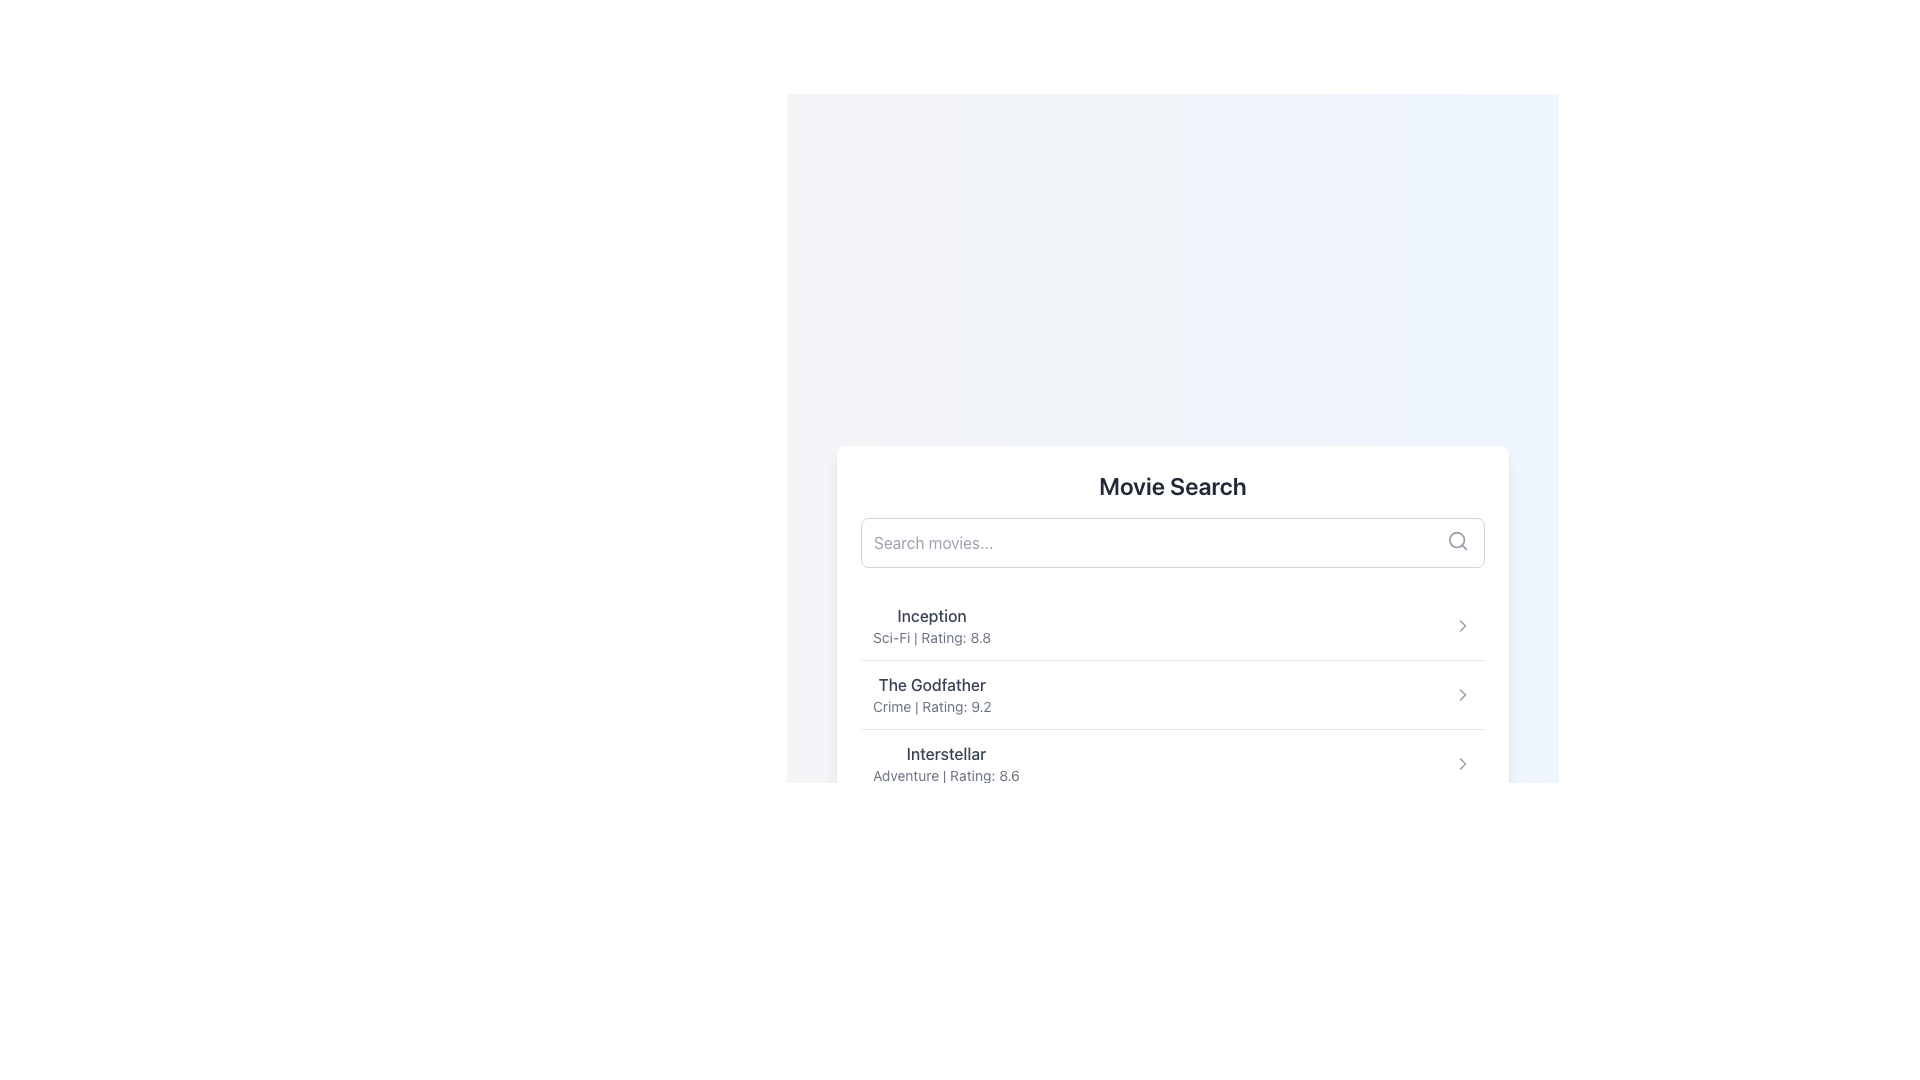 This screenshot has width=1920, height=1080. What do you see at coordinates (1457, 540) in the screenshot?
I see `the circular graphic component of the magnifying glass design in the search icon located at the far right of the search field` at bounding box center [1457, 540].